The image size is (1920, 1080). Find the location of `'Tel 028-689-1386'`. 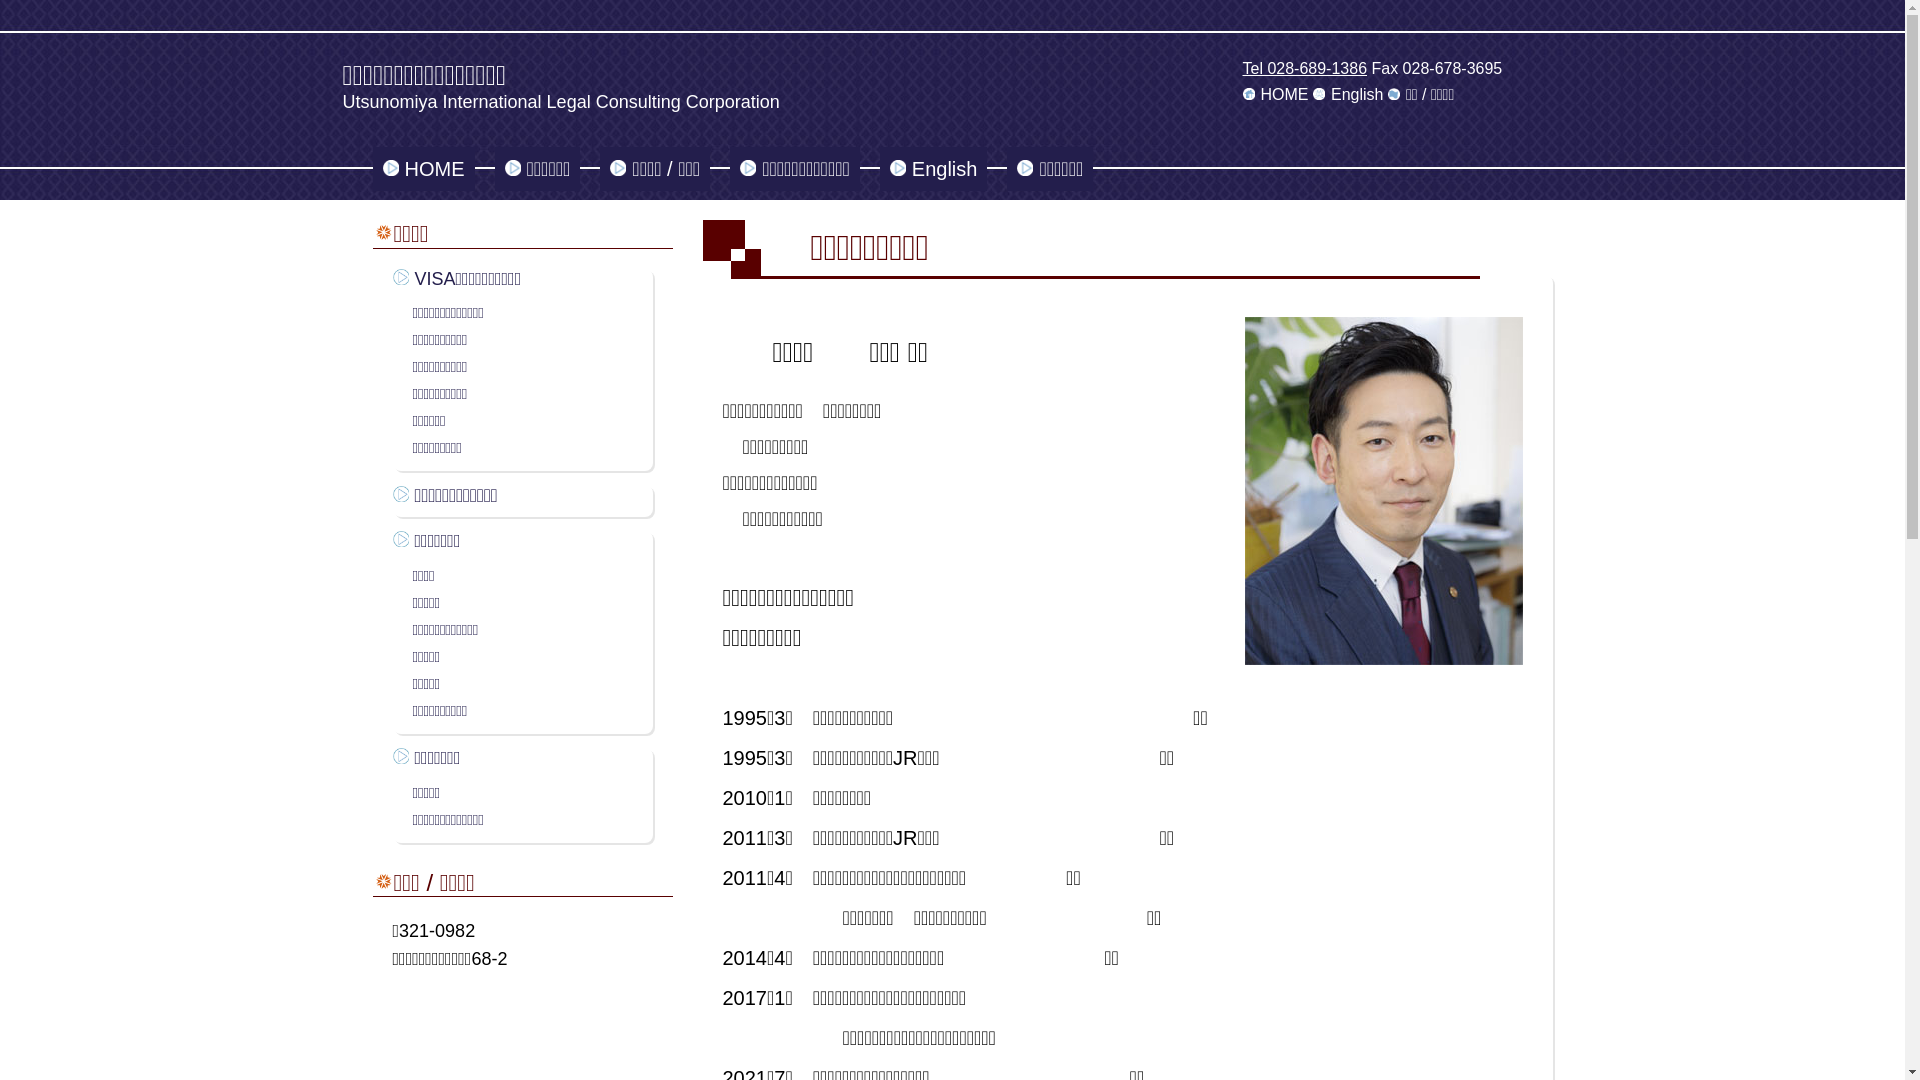

'Tel 028-689-1386' is located at coordinates (1304, 67).